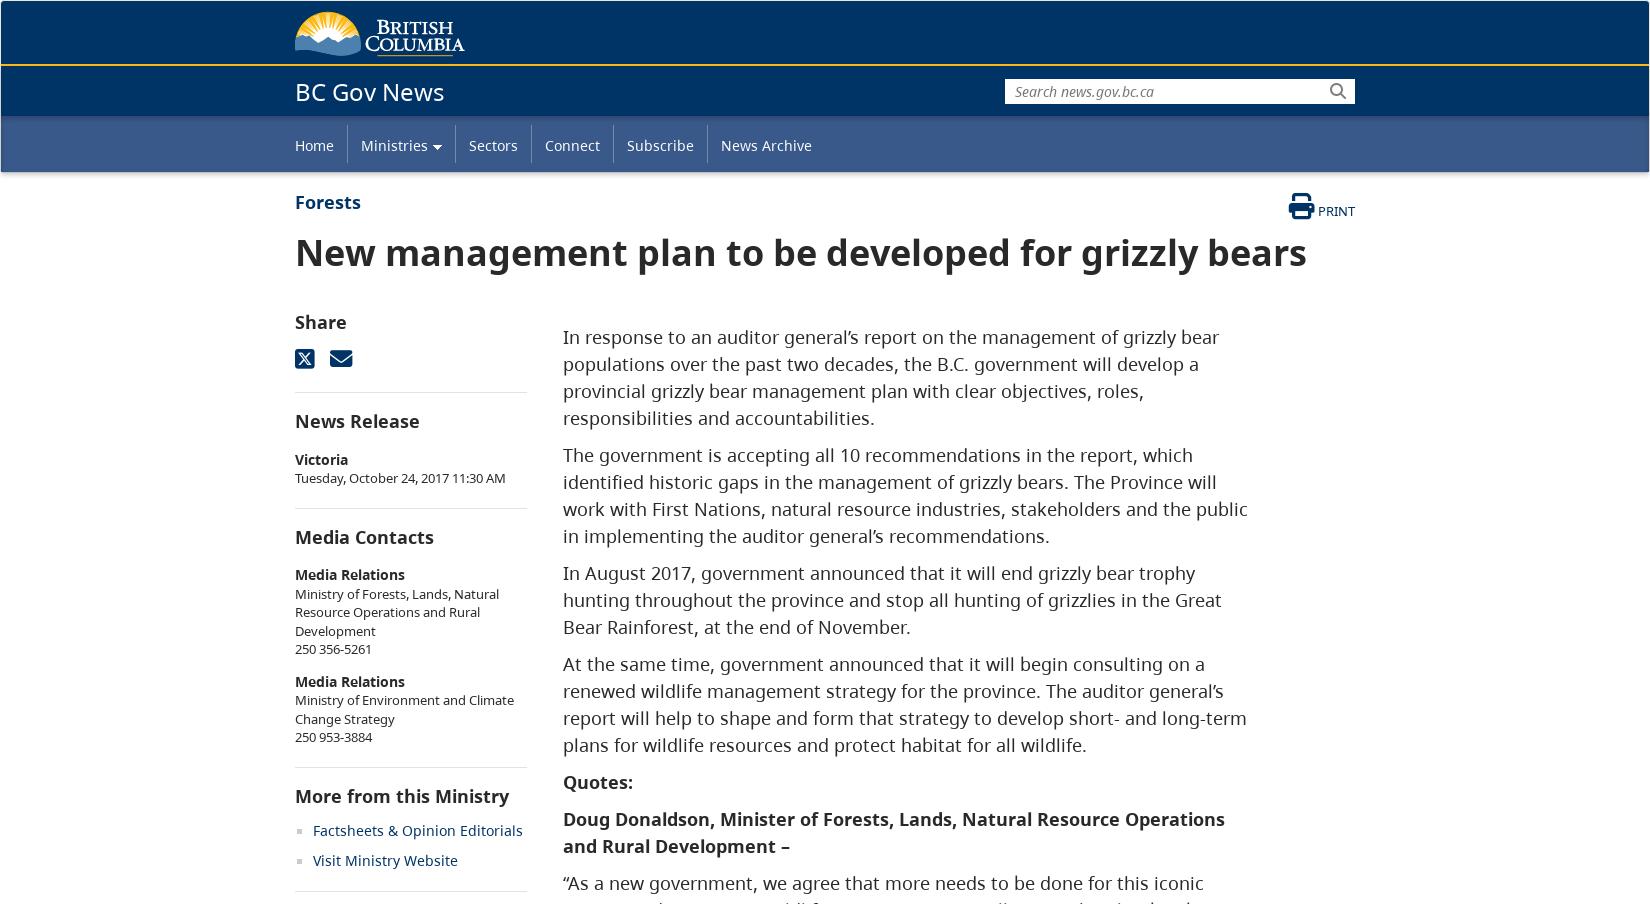 The width and height of the screenshot is (1650, 904). What do you see at coordinates (328, 202) in the screenshot?
I see `'Forests'` at bounding box center [328, 202].